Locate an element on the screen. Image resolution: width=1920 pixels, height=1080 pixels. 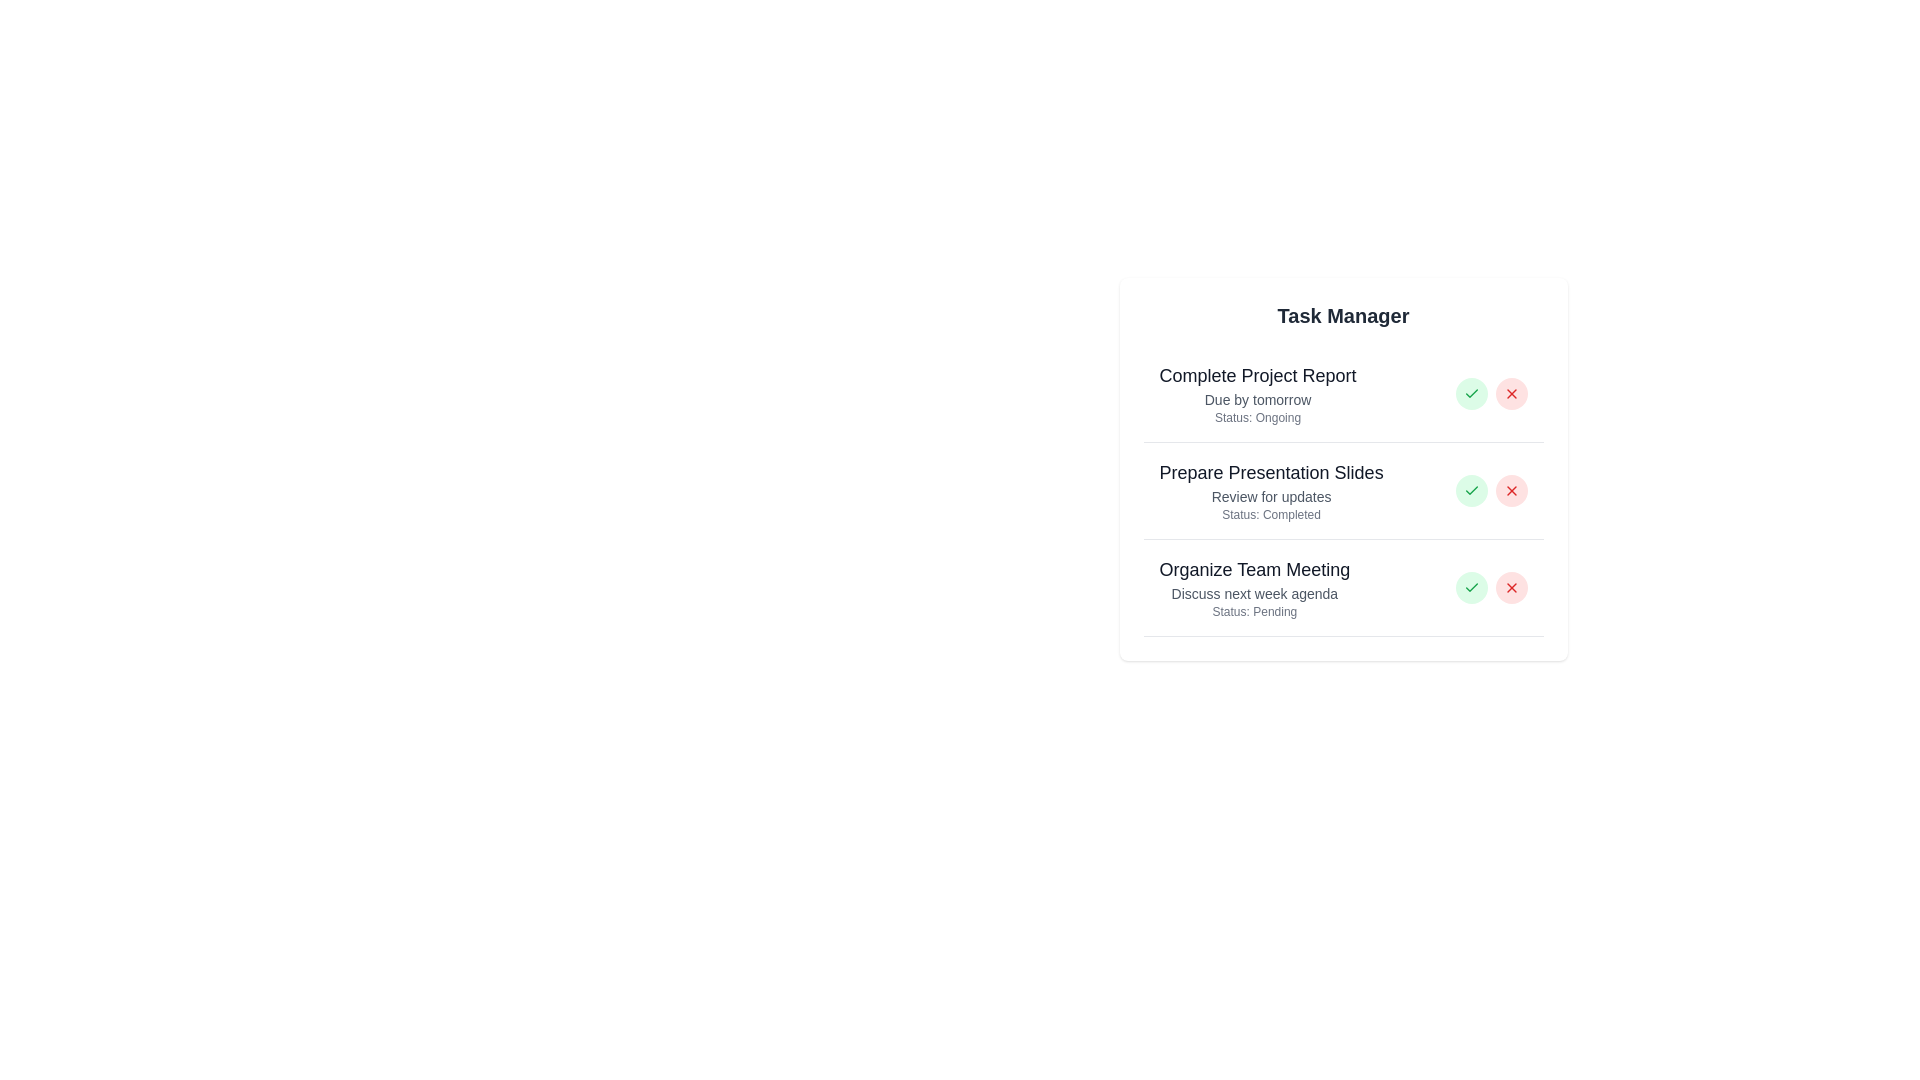
the text label indicating the ongoing status of the 'Complete Project Report' task, located beneath the 'Due by tomorrow' subtitle is located at coordinates (1256, 416).